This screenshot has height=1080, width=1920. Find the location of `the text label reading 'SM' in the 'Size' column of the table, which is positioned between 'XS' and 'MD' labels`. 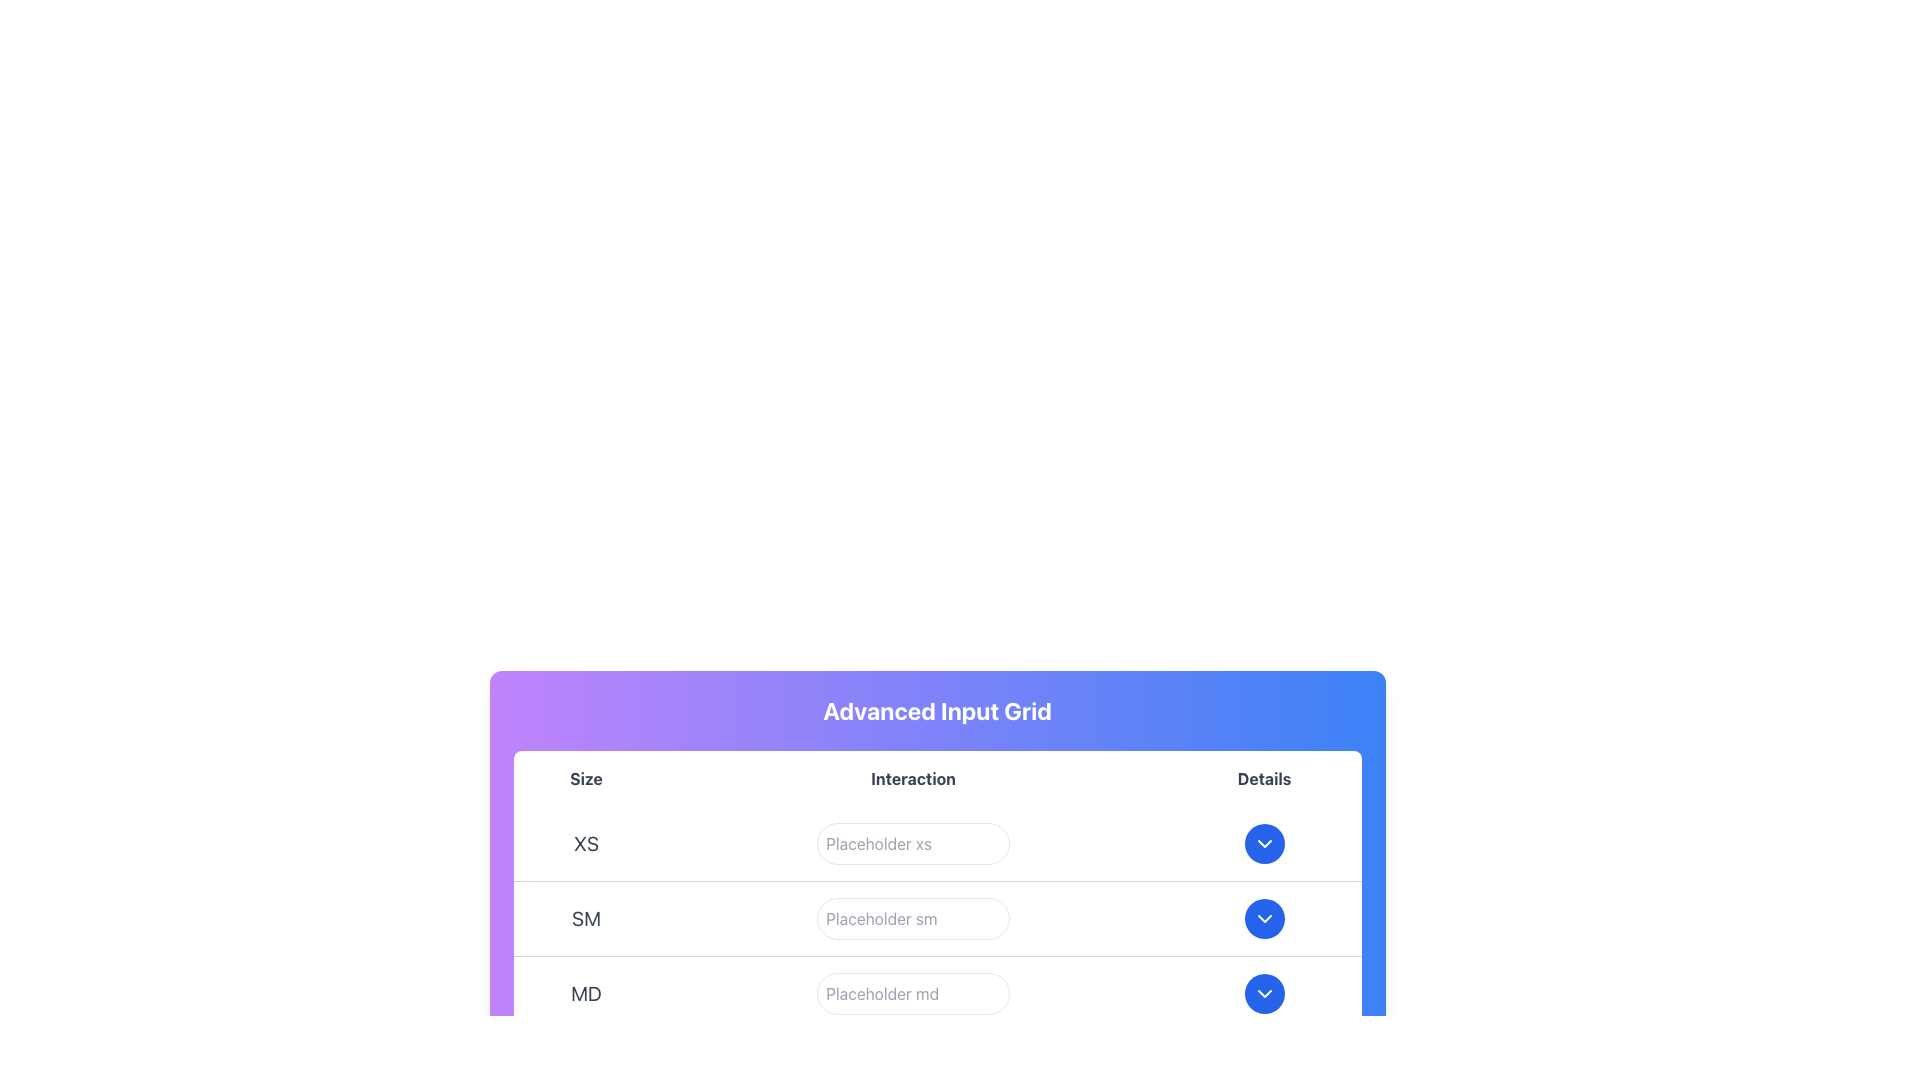

the text label reading 'SM' in the 'Size' column of the table, which is positioned between 'XS' and 'MD' labels is located at coordinates (585, 918).